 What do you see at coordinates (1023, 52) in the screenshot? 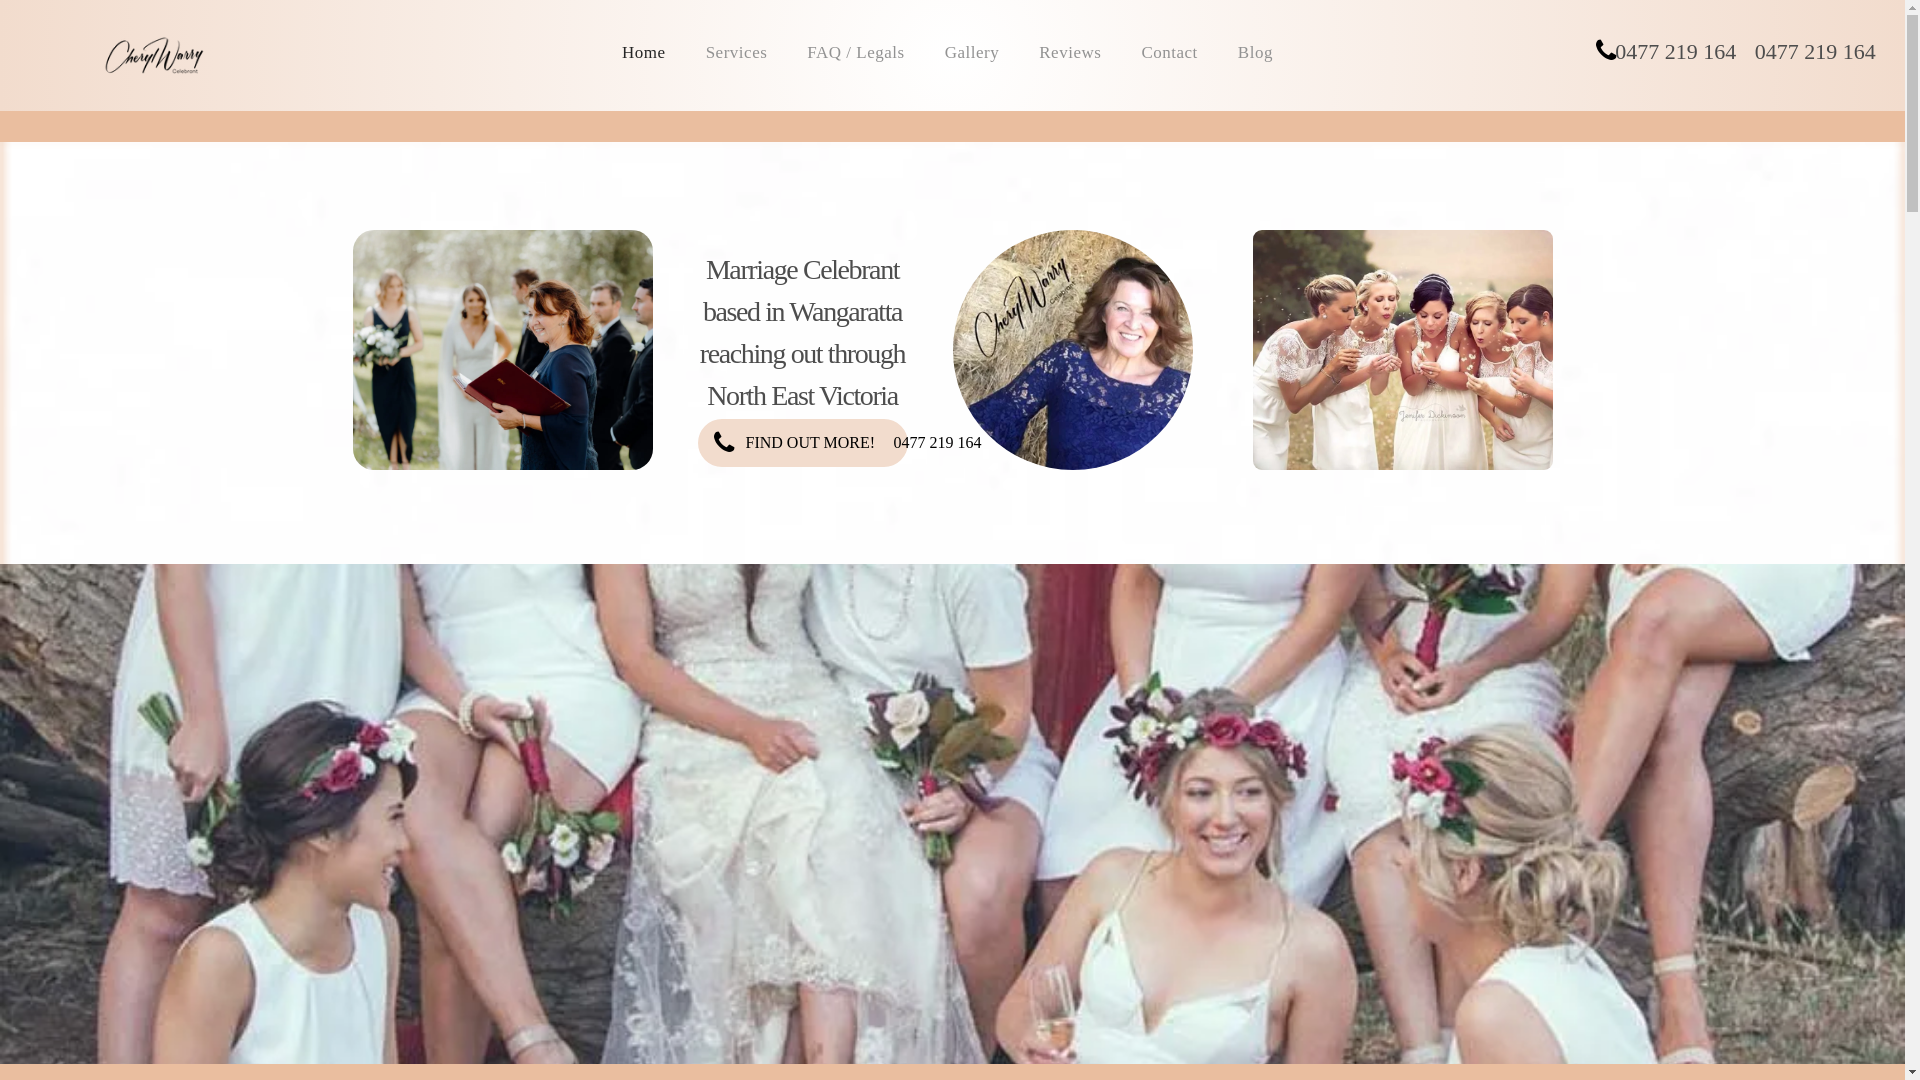
I see `'Reviews'` at bounding box center [1023, 52].